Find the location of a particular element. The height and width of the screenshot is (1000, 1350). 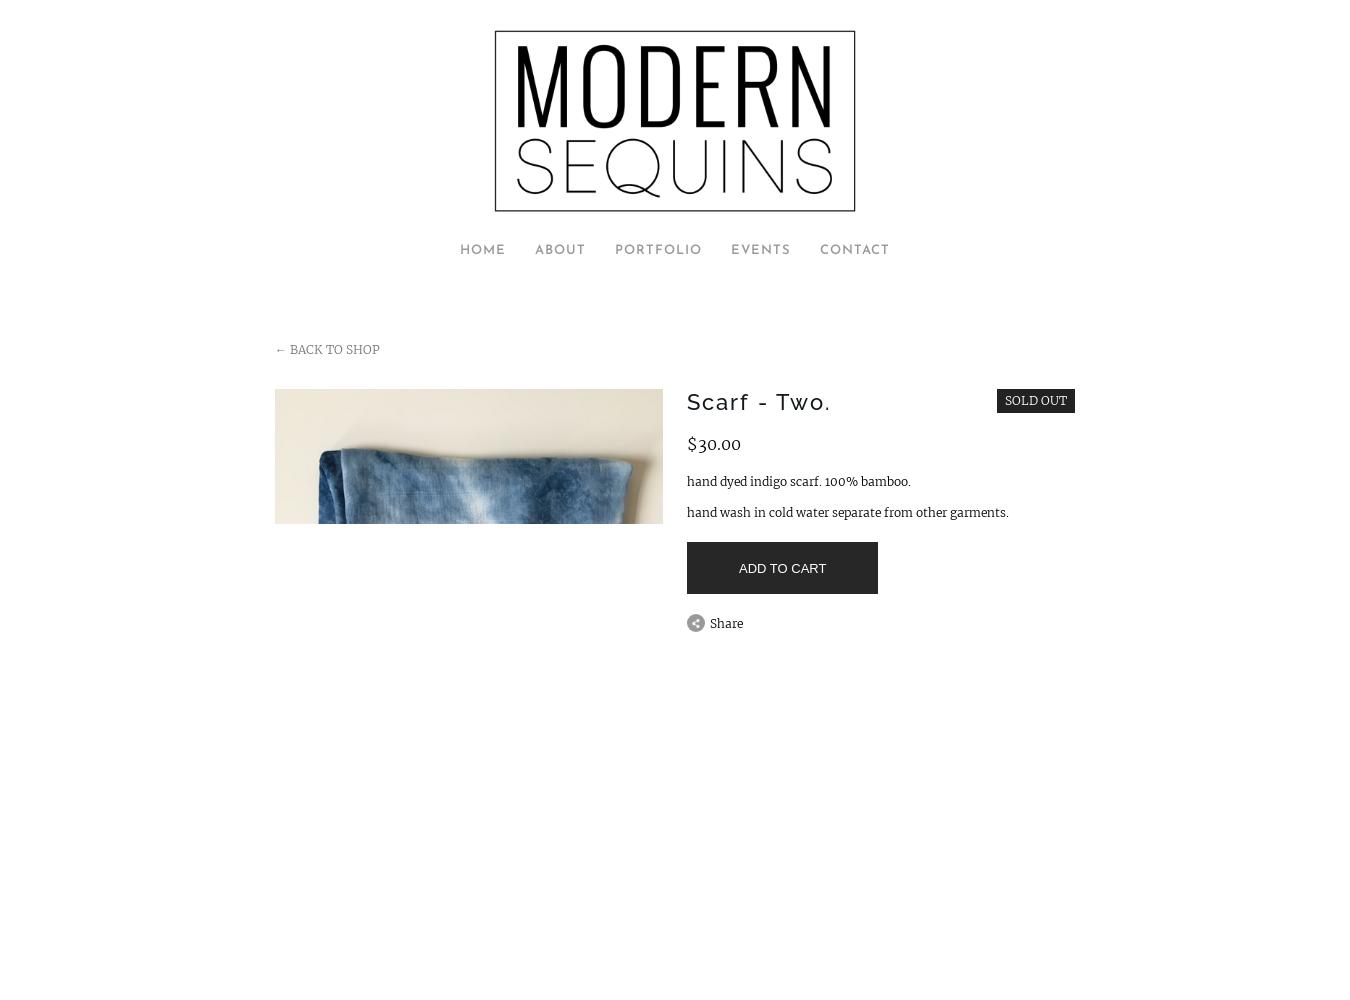

'EVENTS' is located at coordinates (759, 250).